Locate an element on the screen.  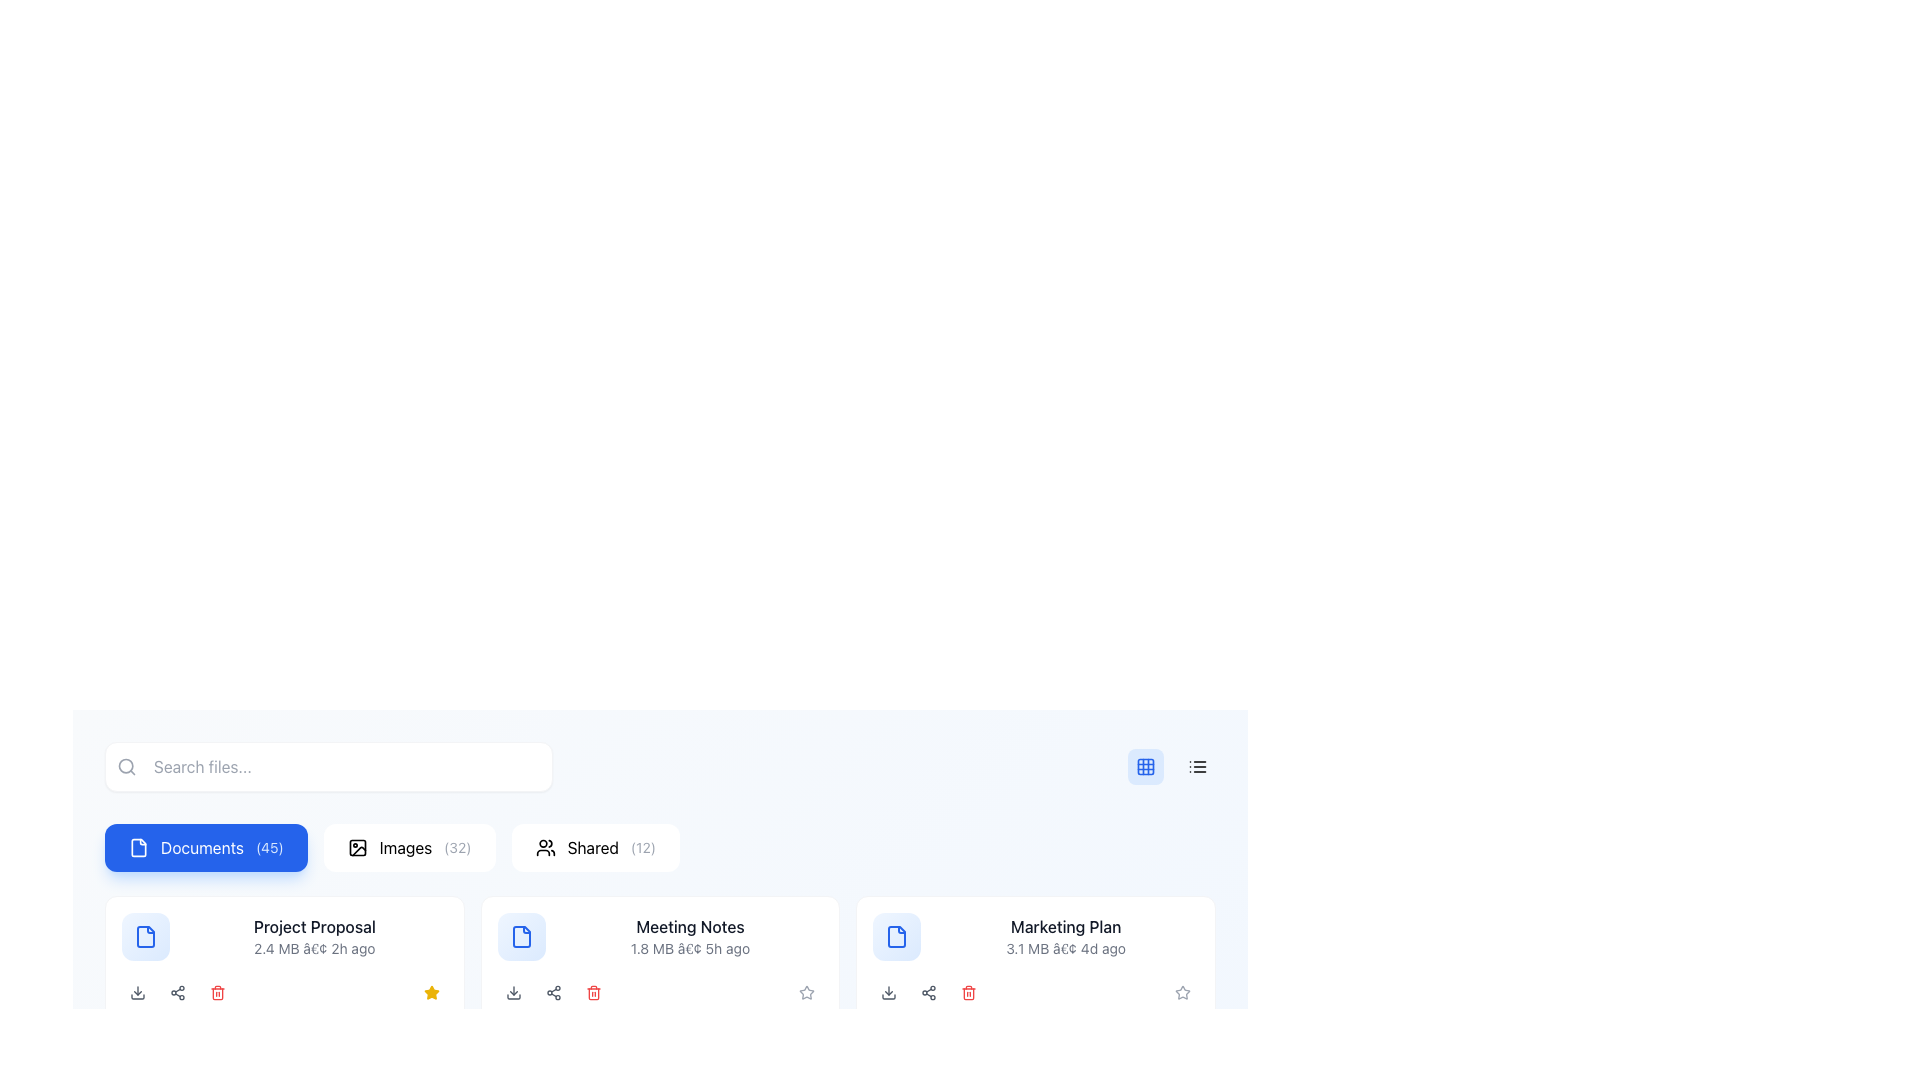
the document icon representing 'Meeting Notes' is located at coordinates (521, 937).